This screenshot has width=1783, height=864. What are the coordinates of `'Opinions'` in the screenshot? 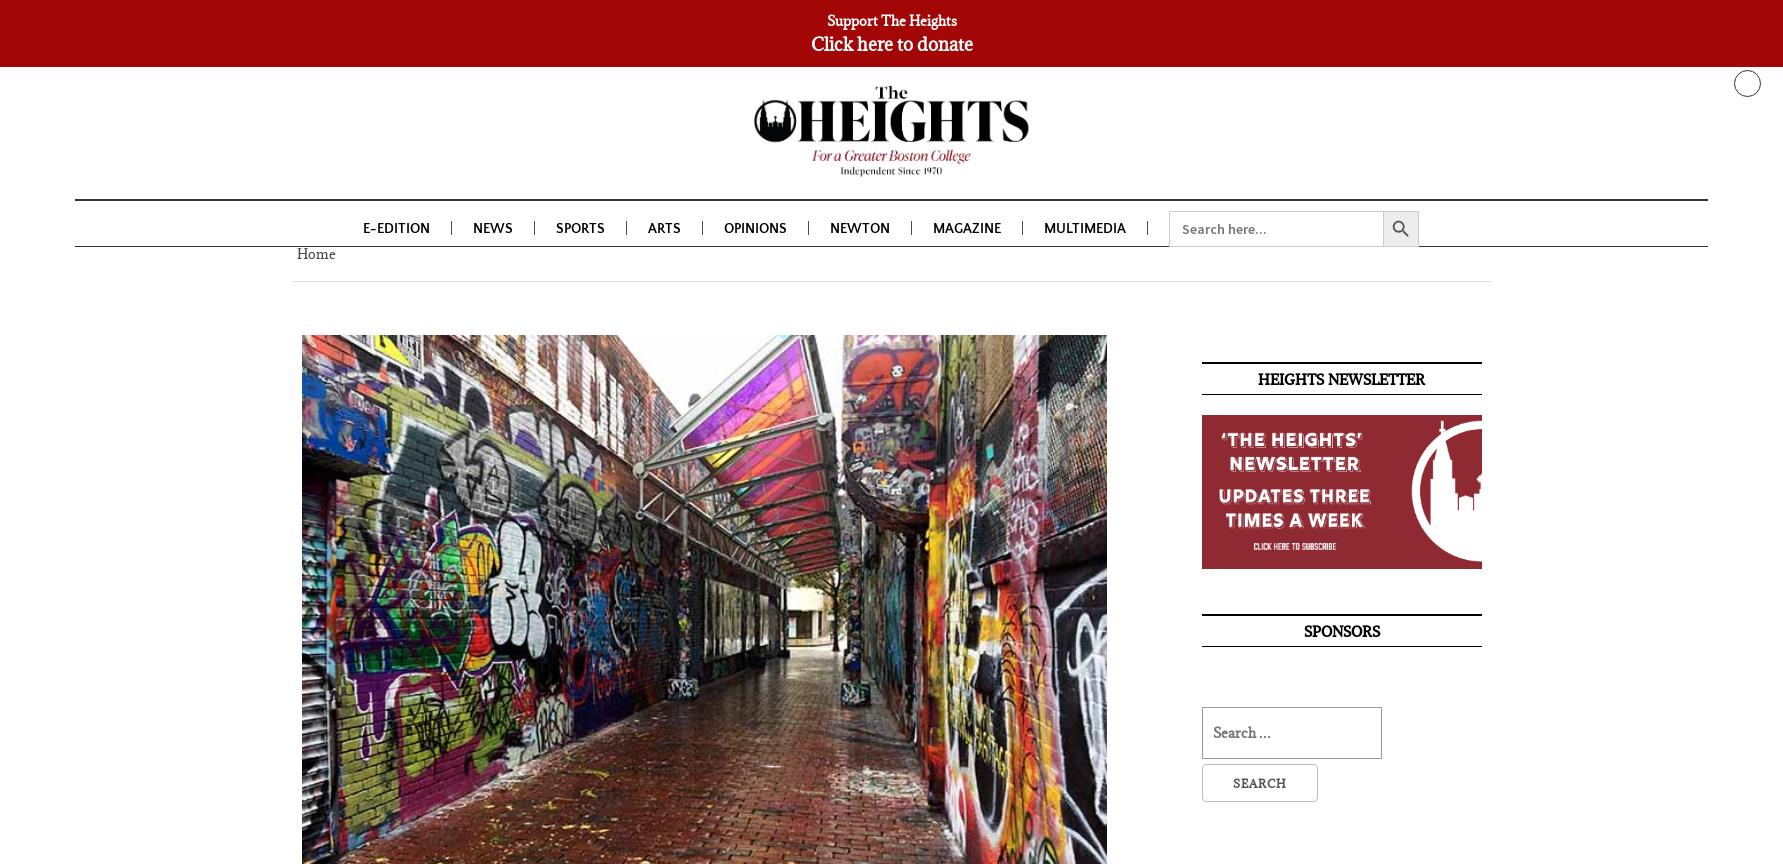 It's located at (723, 233).